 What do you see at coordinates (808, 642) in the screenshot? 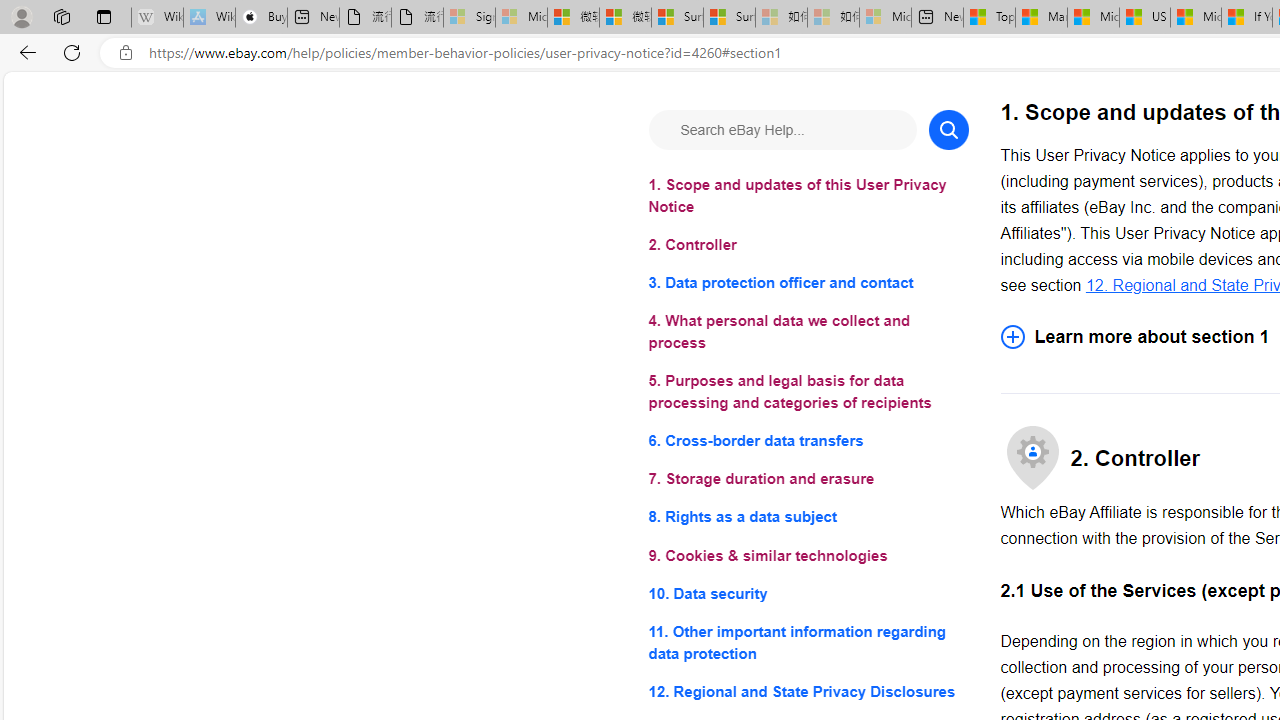
I see `'11. Other important information regarding data protection'` at bounding box center [808, 642].